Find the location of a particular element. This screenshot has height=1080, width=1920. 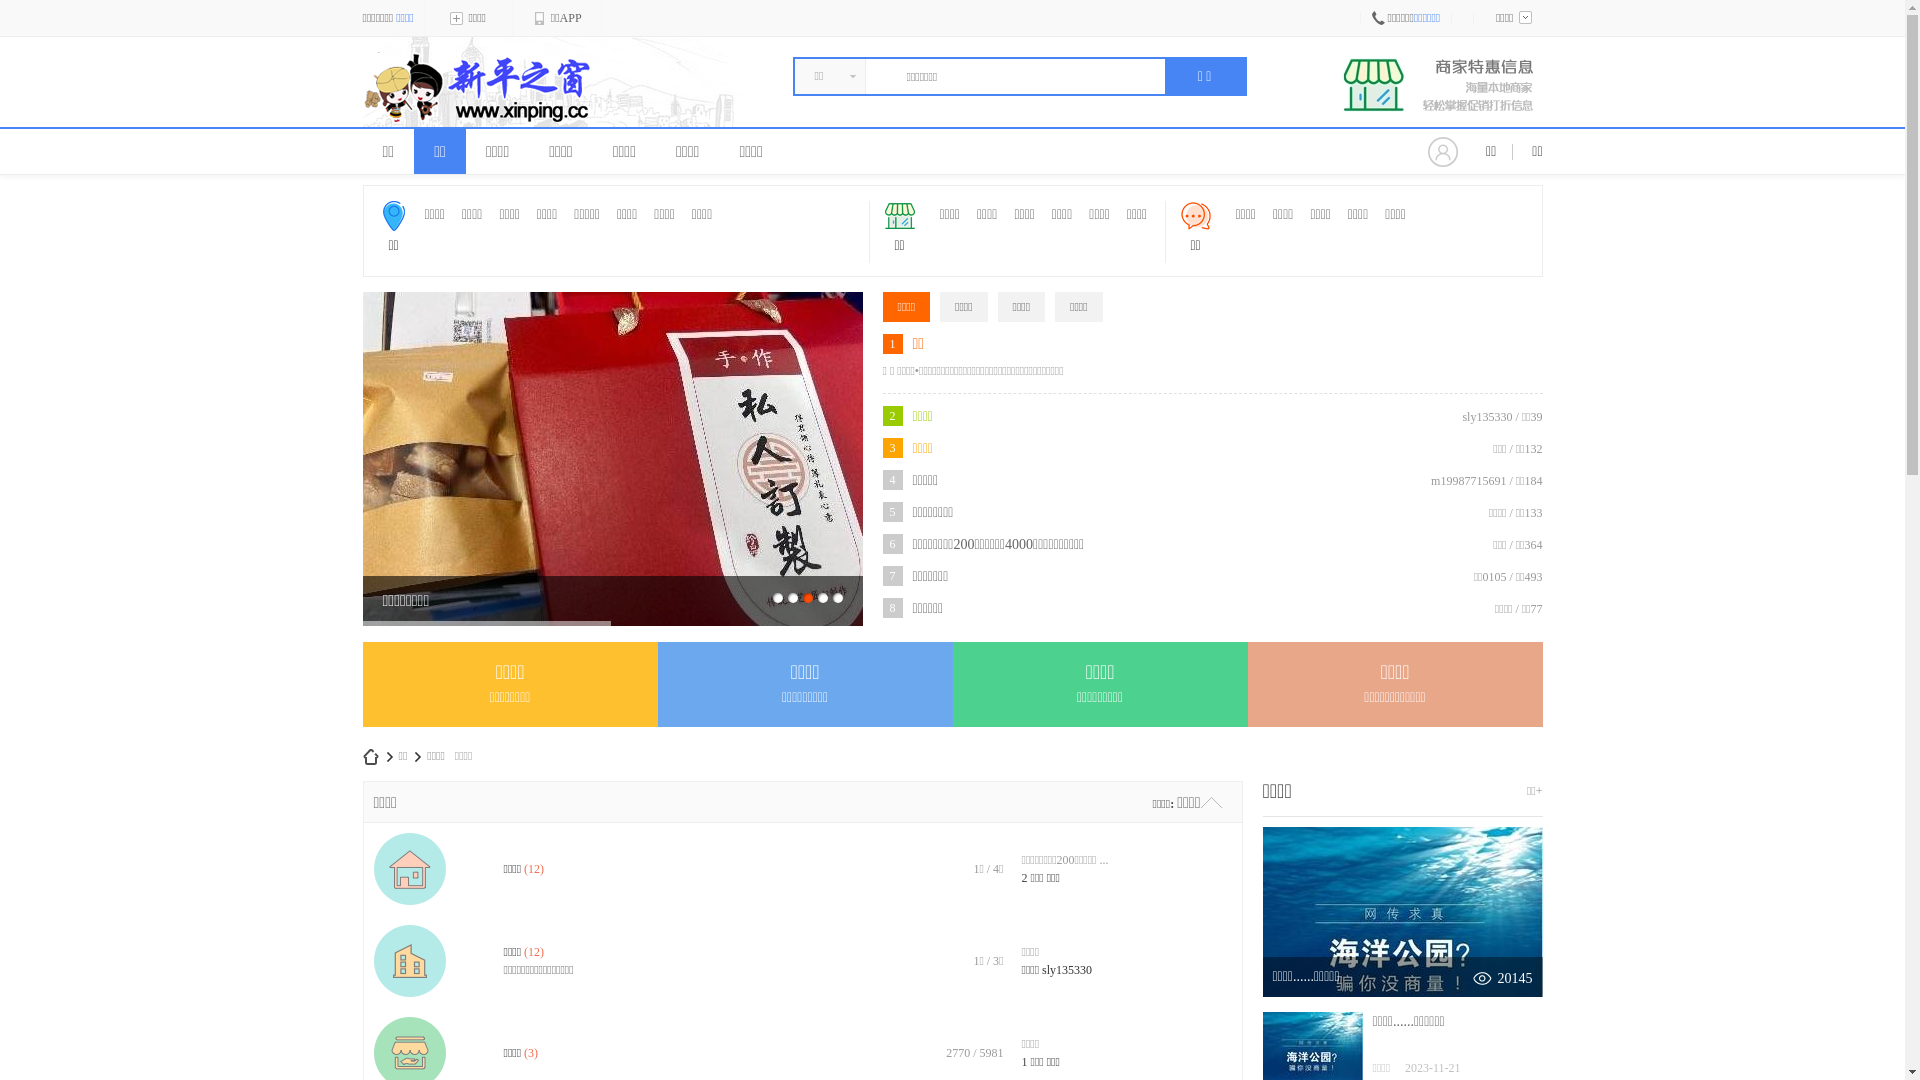

'4' is located at coordinates (822, 596).